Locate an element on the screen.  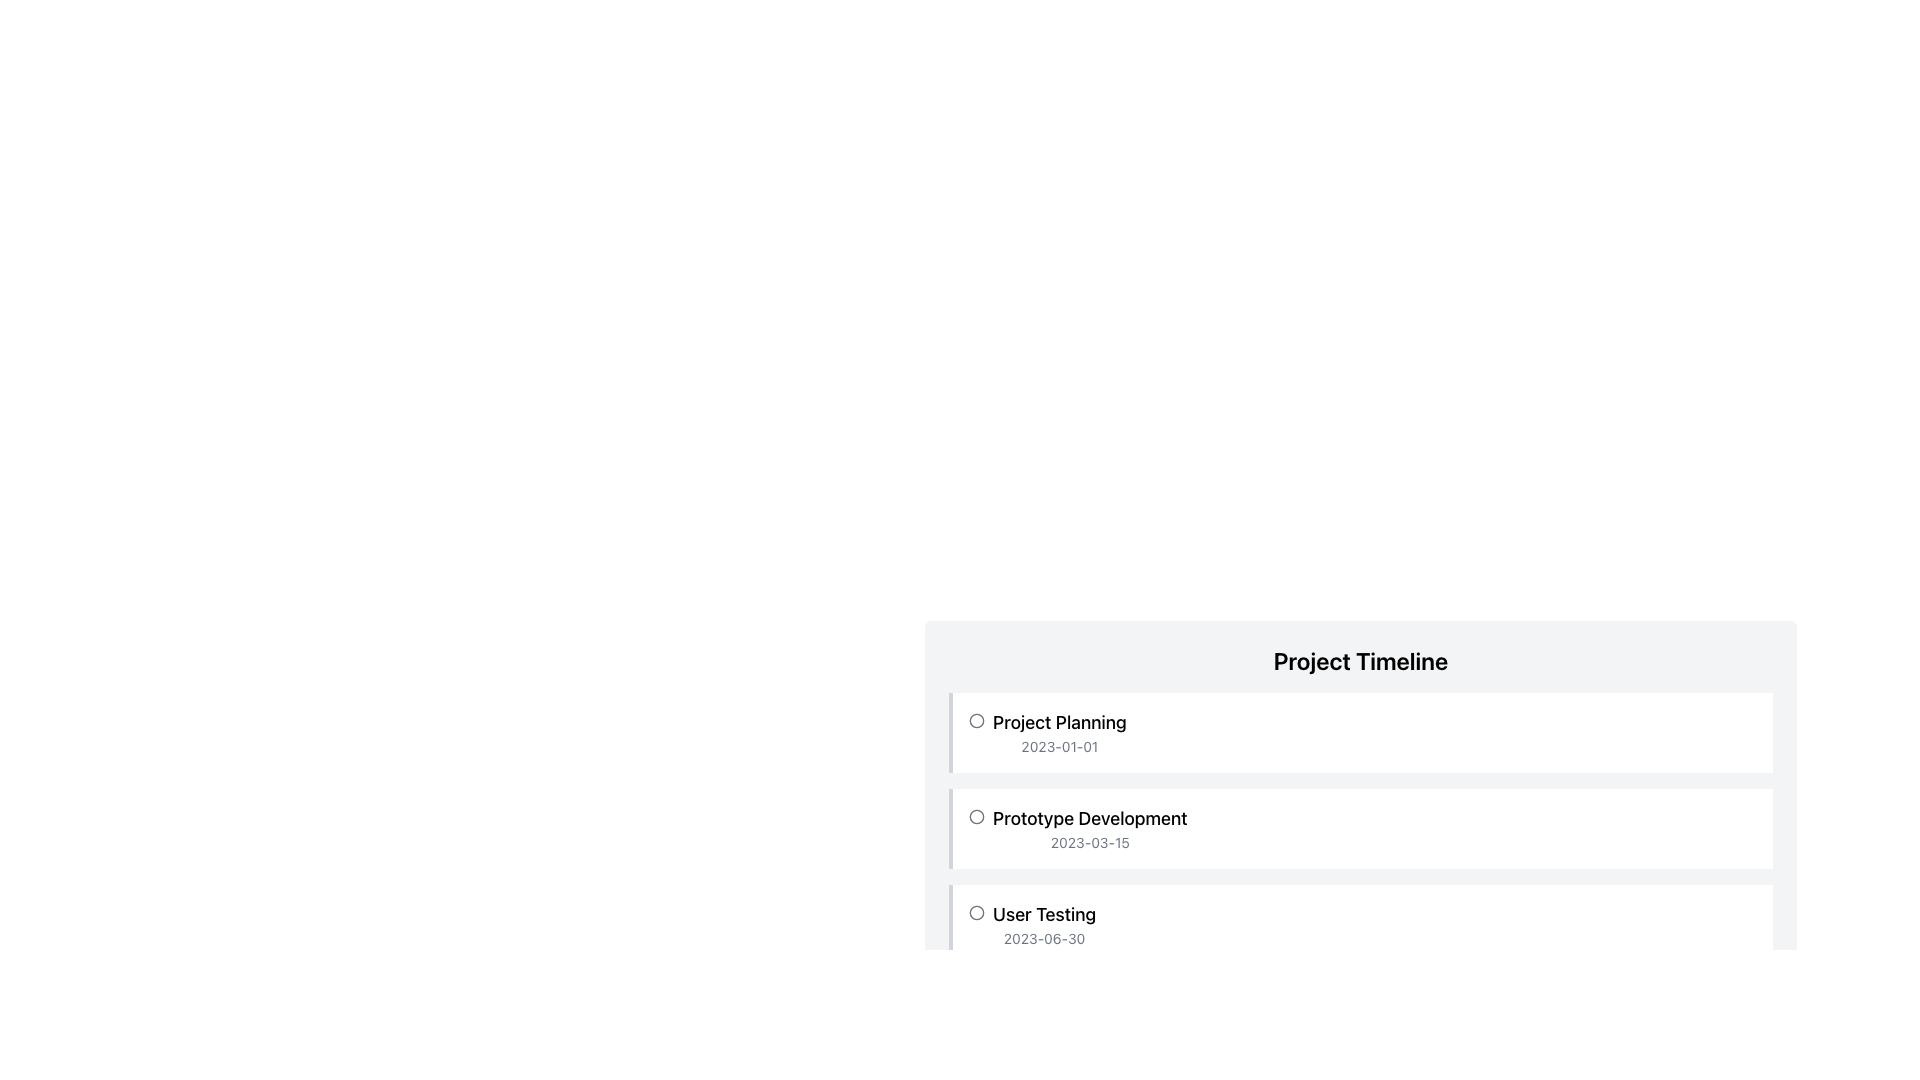
graphical marker indicating the timeline position for 'User Testing', which is positioned to the left of the text block displaying 'User Testing' and '2023-06-30' is located at coordinates (977, 925).